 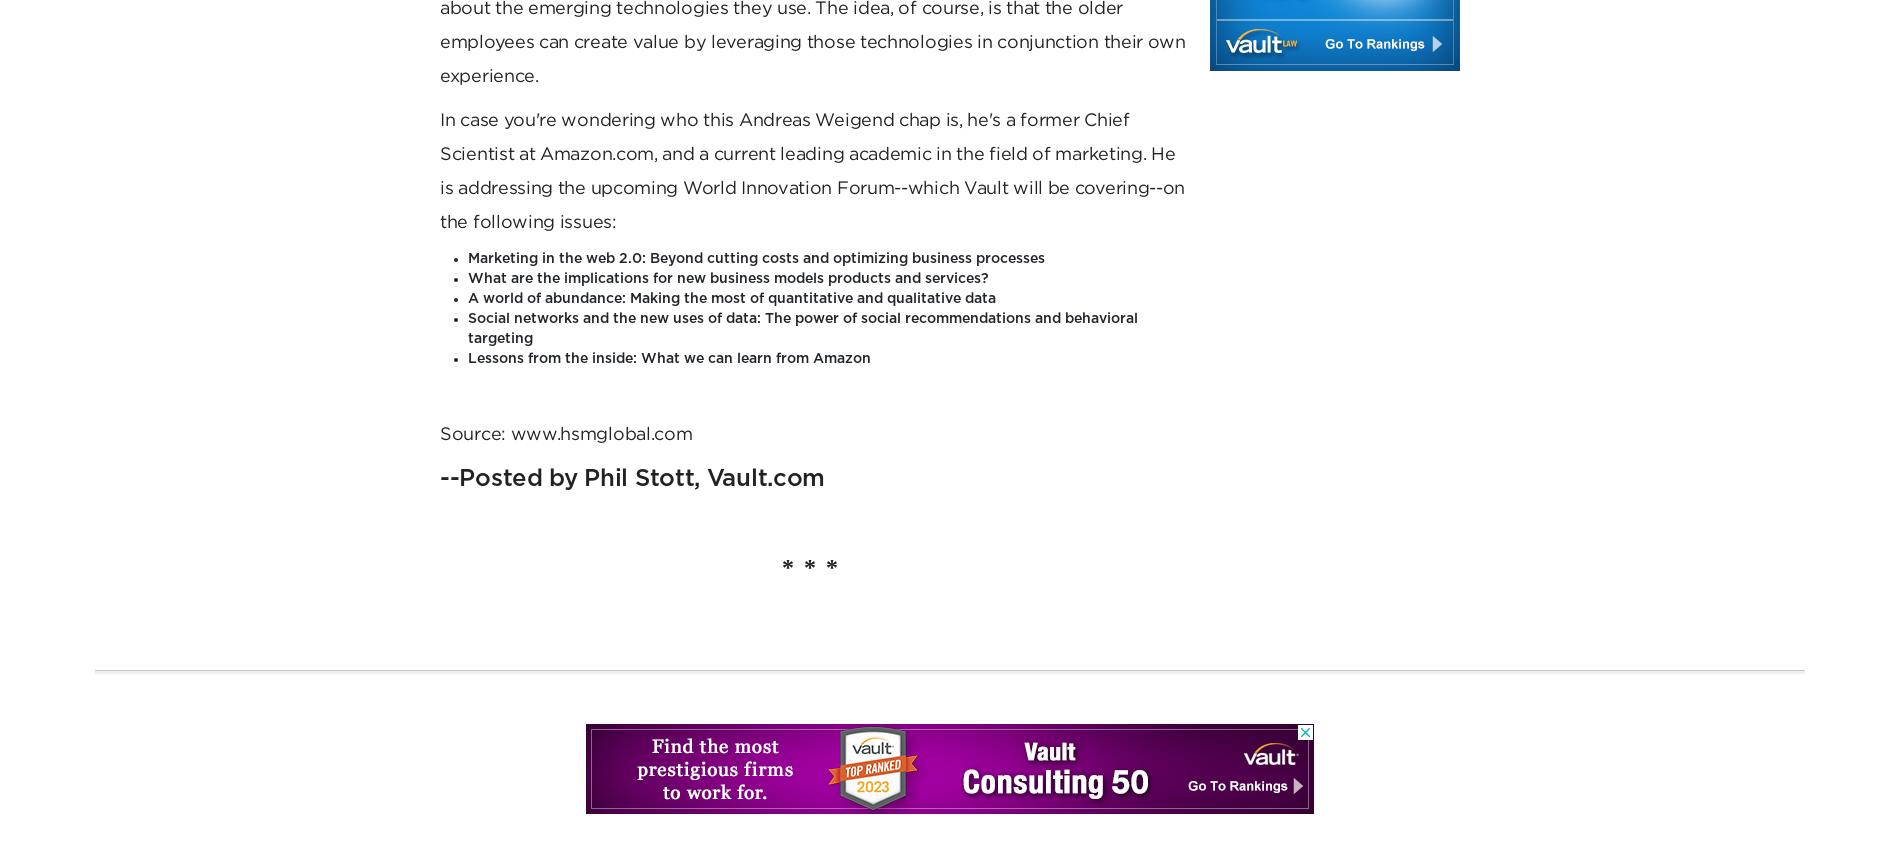 I want to click on 'Privacy policy', so click(x=842, y=520).